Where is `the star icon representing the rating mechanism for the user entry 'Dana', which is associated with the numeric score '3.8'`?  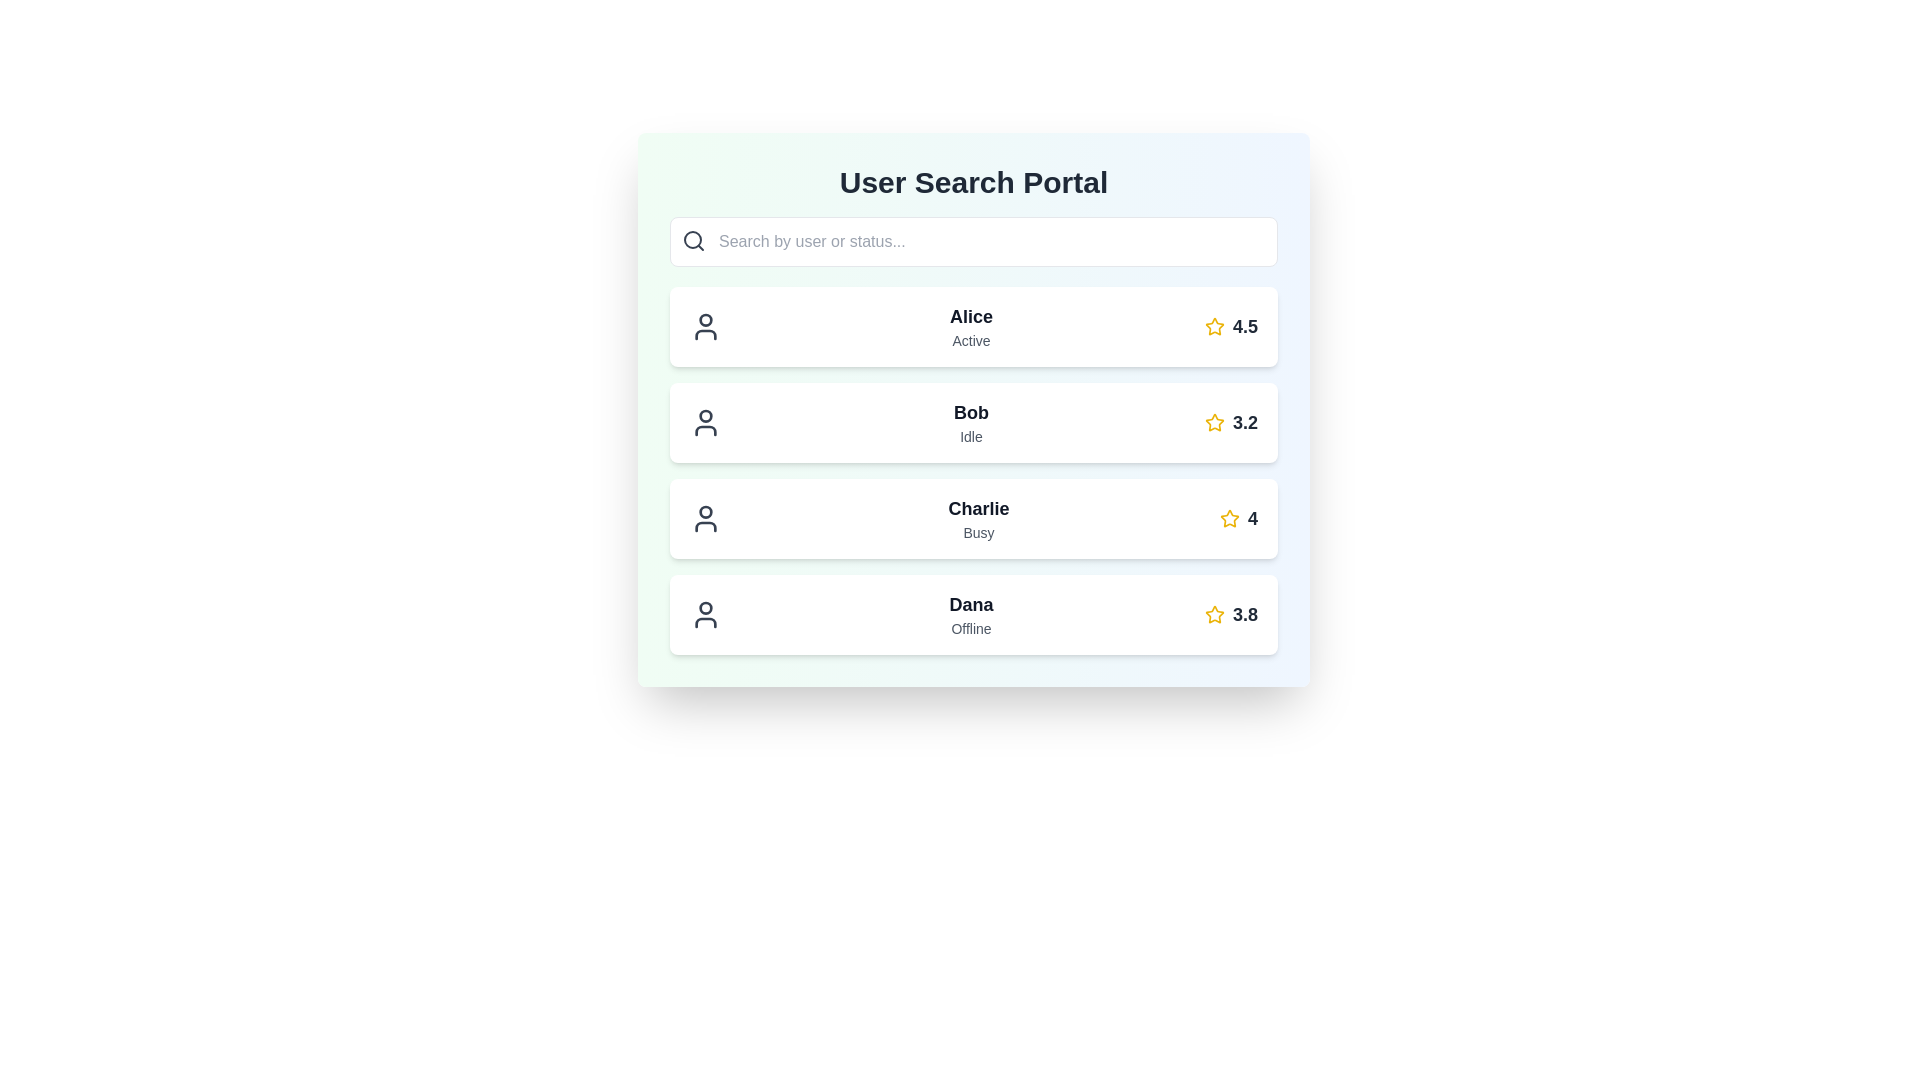 the star icon representing the rating mechanism for the user entry 'Dana', which is associated with the numeric score '3.8' is located at coordinates (1213, 613).